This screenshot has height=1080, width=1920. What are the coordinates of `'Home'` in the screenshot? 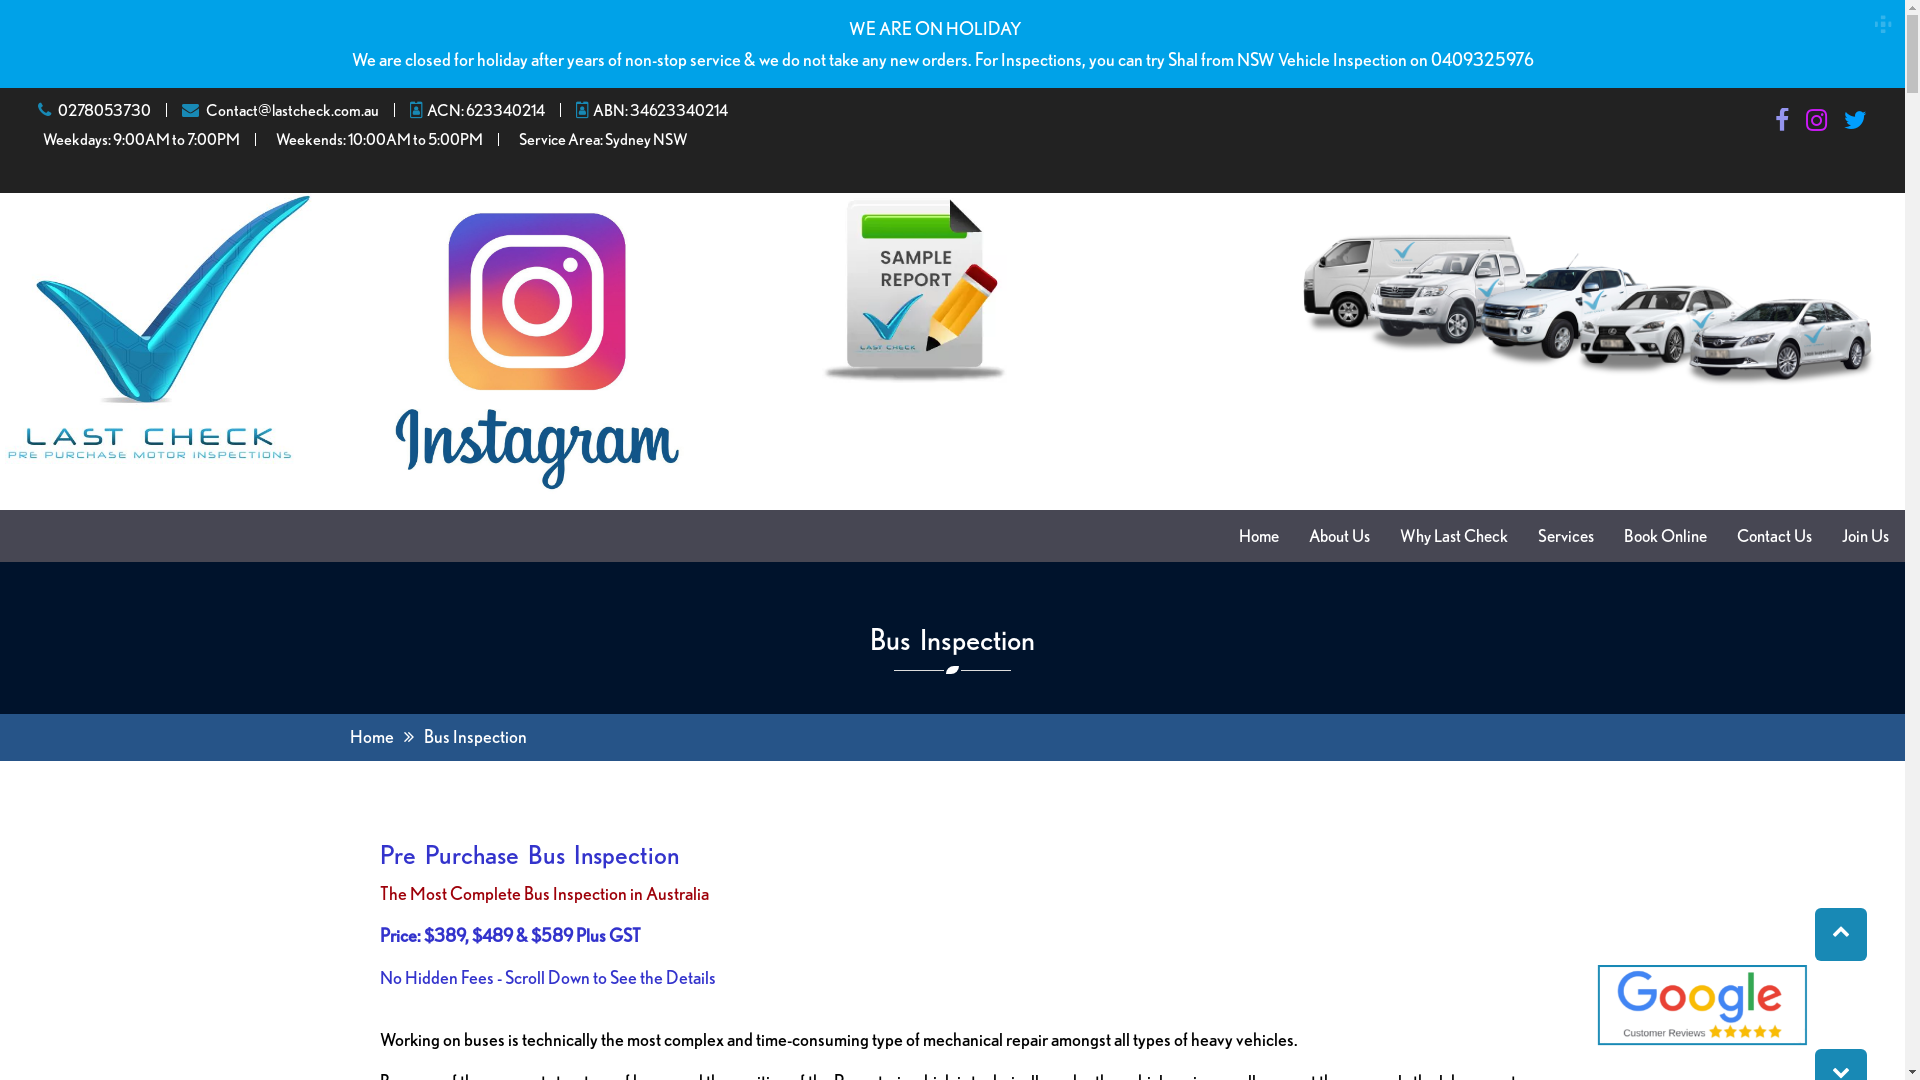 It's located at (371, 736).